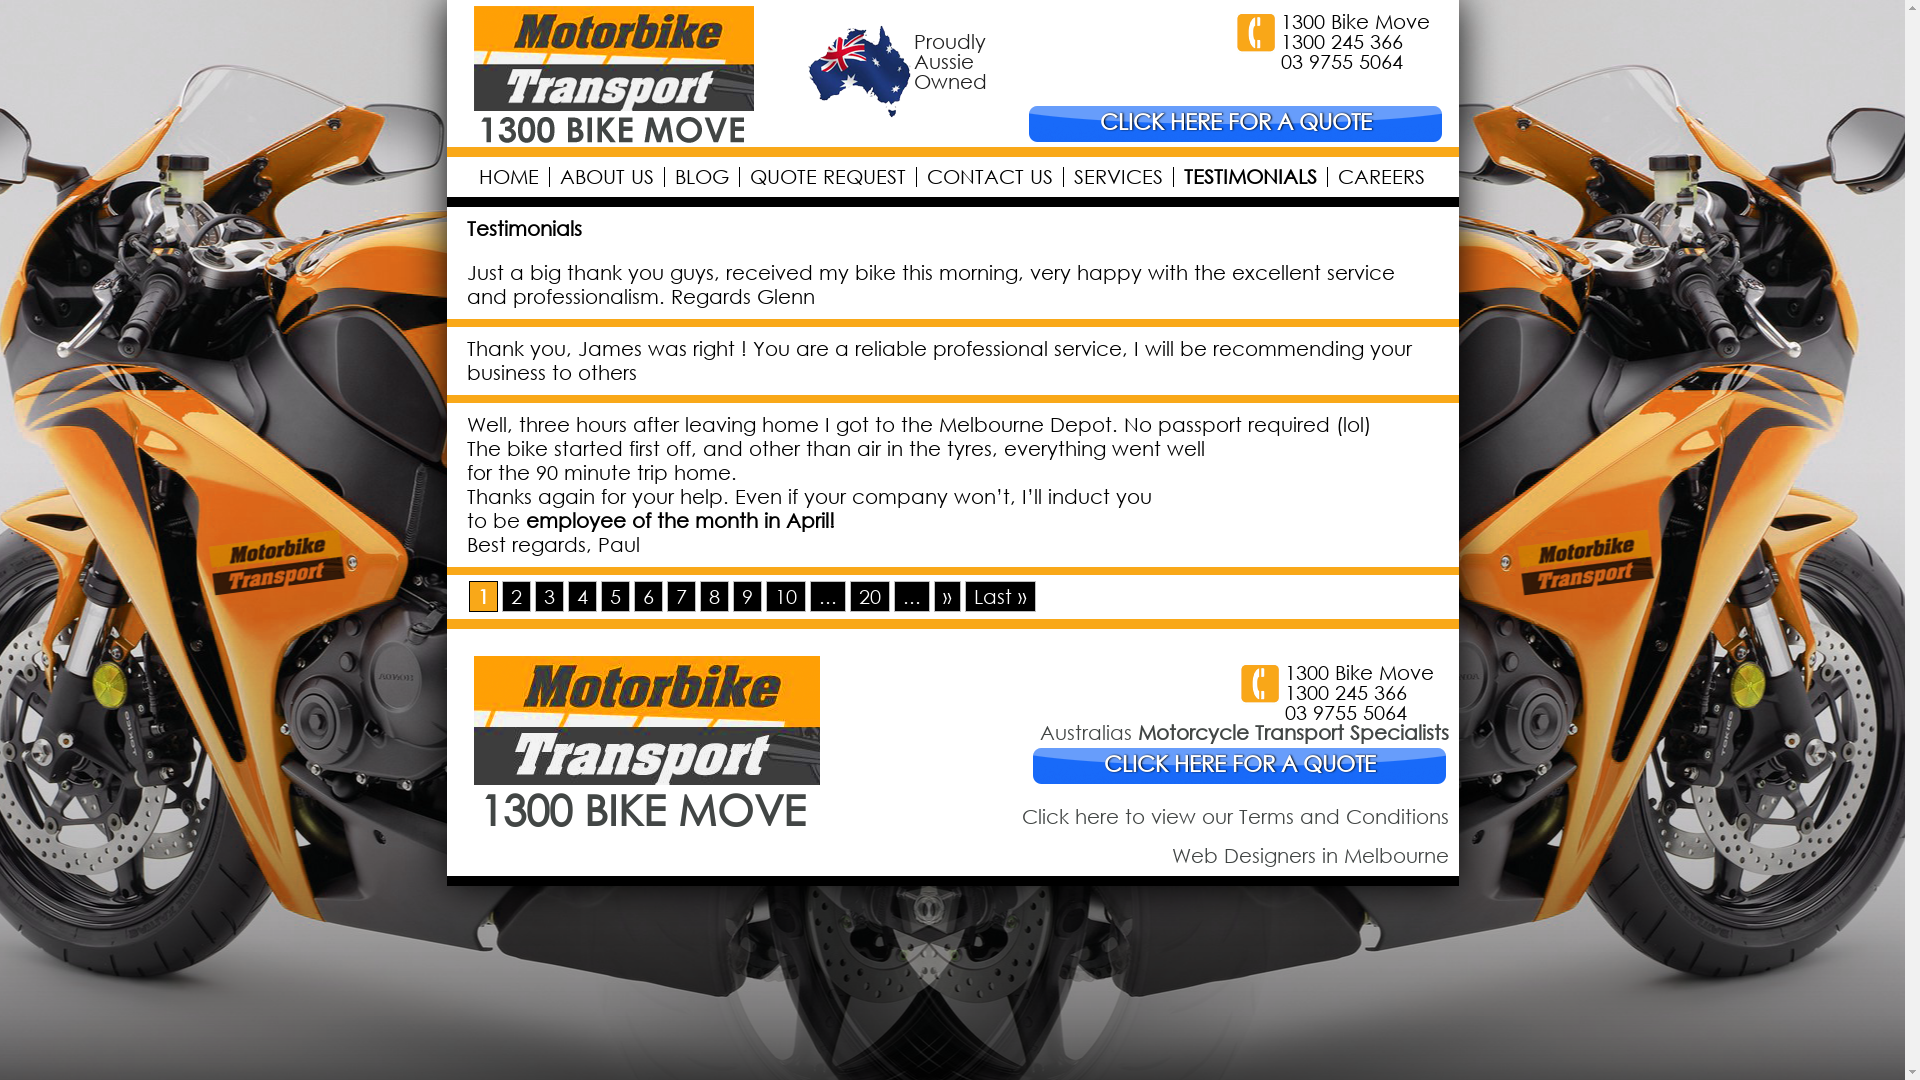 This screenshot has height=1080, width=1920. Describe the element at coordinates (869, 595) in the screenshot. I see `'20'` at that location.